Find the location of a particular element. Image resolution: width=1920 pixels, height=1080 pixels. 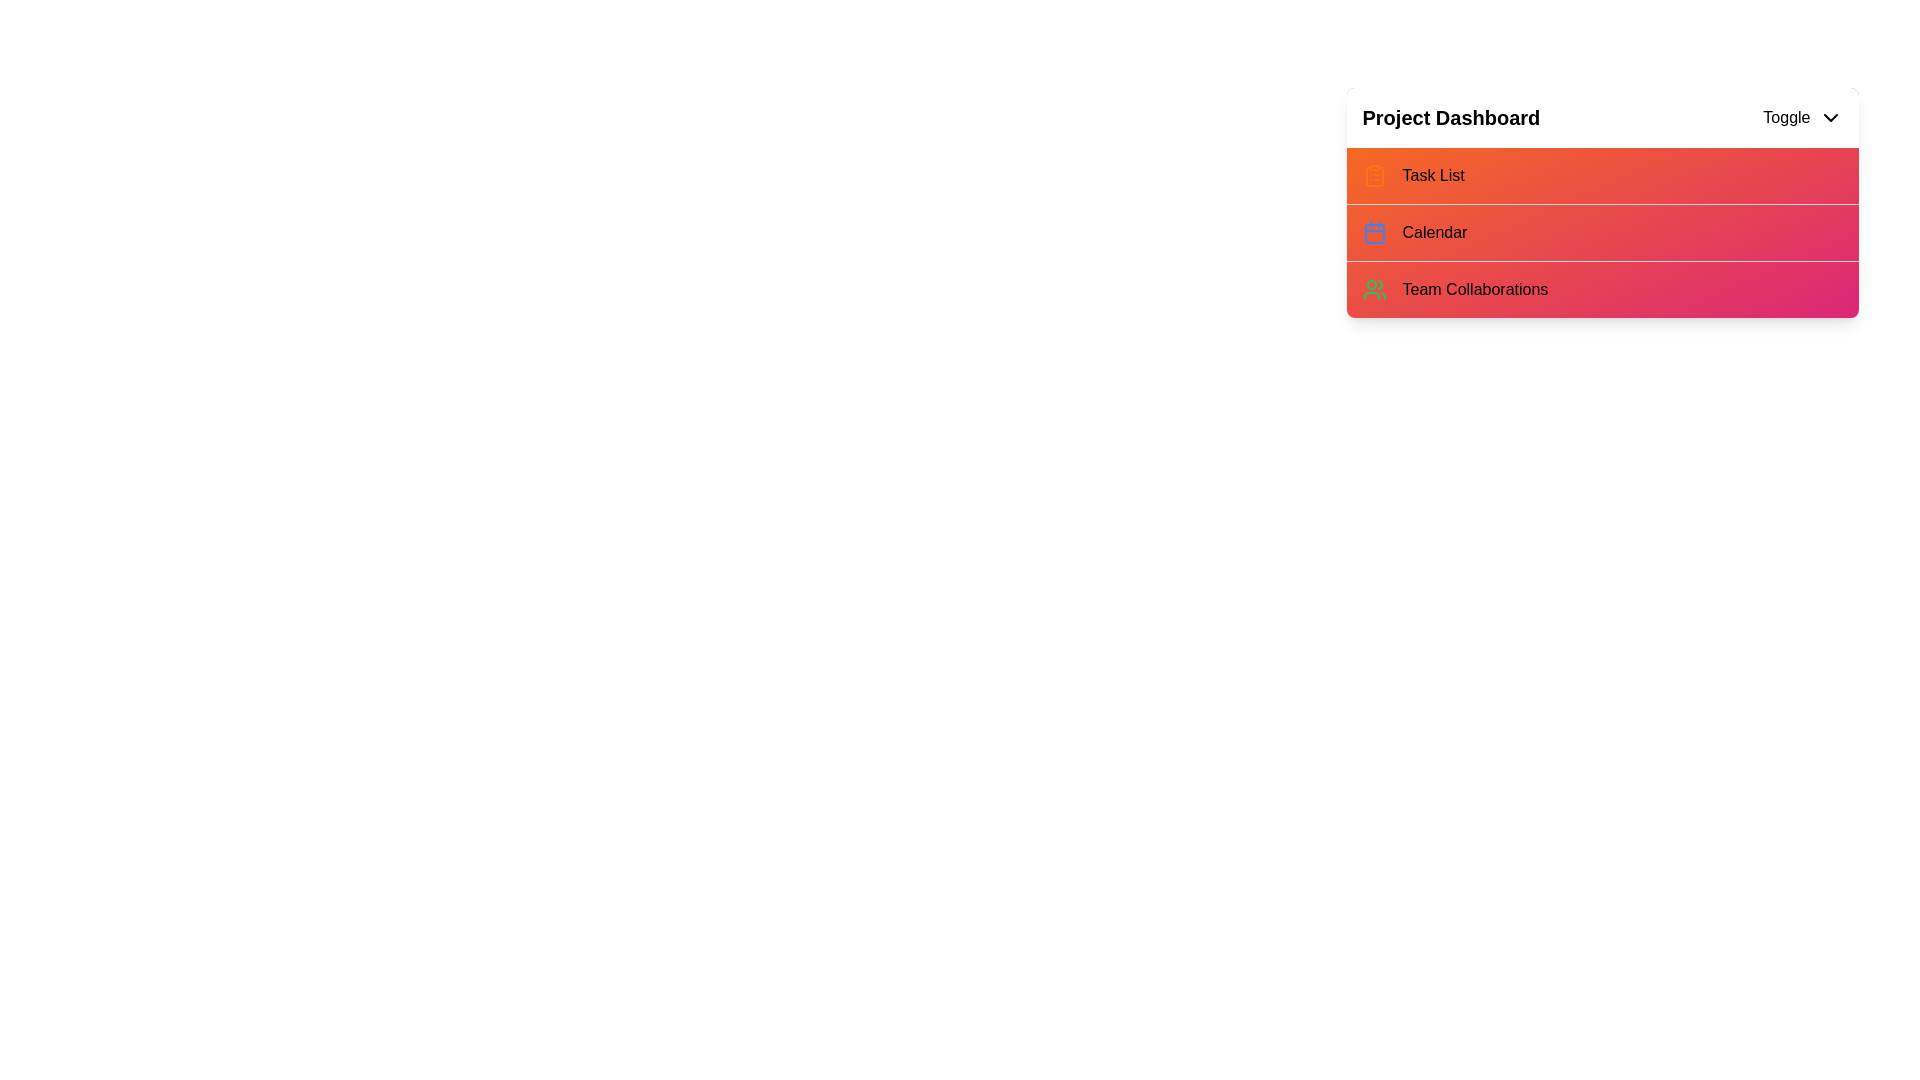

the icon corresponding to Task List is located at coordinates (1373, 175).